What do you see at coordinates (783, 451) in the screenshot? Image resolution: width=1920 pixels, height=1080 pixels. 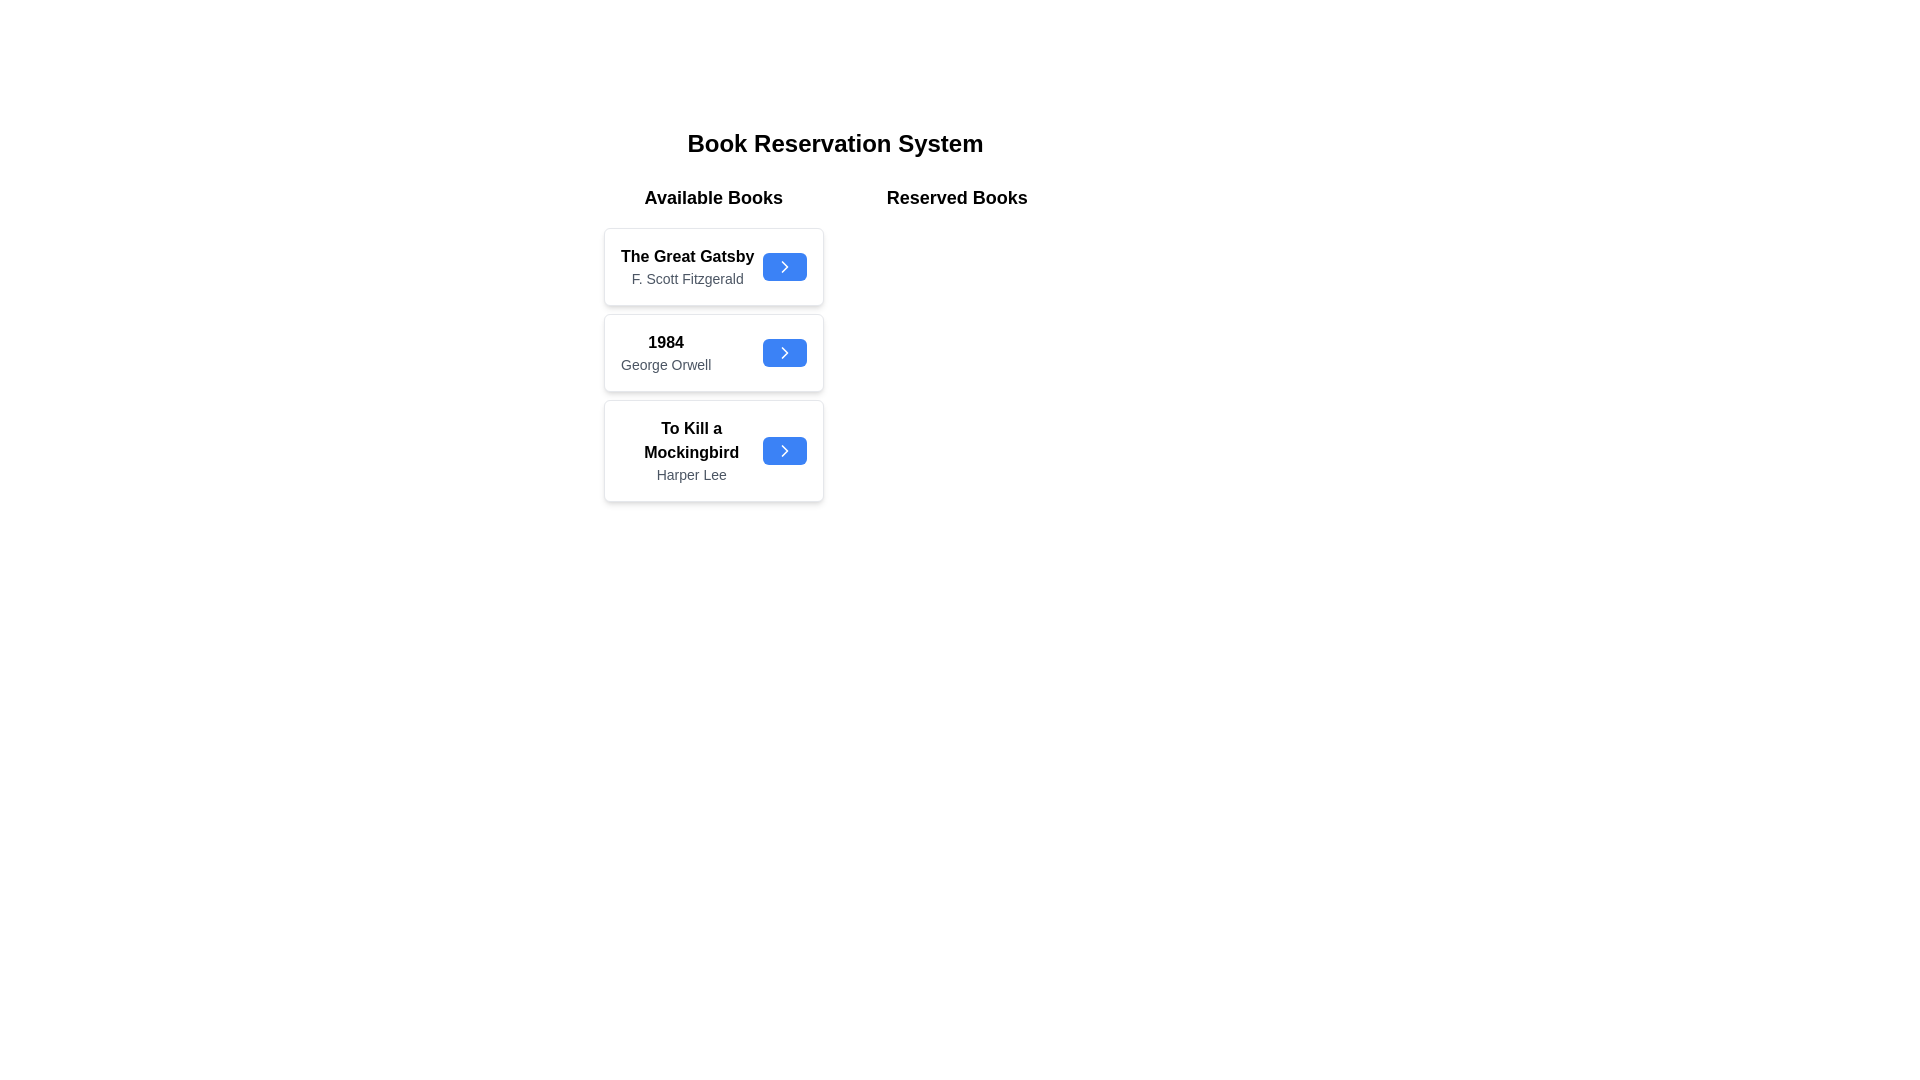 I see `the right-facing chevron icon styled in white that is located within the blue circular button of the third book listing titled 'To Kill a Mockingbird'` at bounding box center [783, 451].